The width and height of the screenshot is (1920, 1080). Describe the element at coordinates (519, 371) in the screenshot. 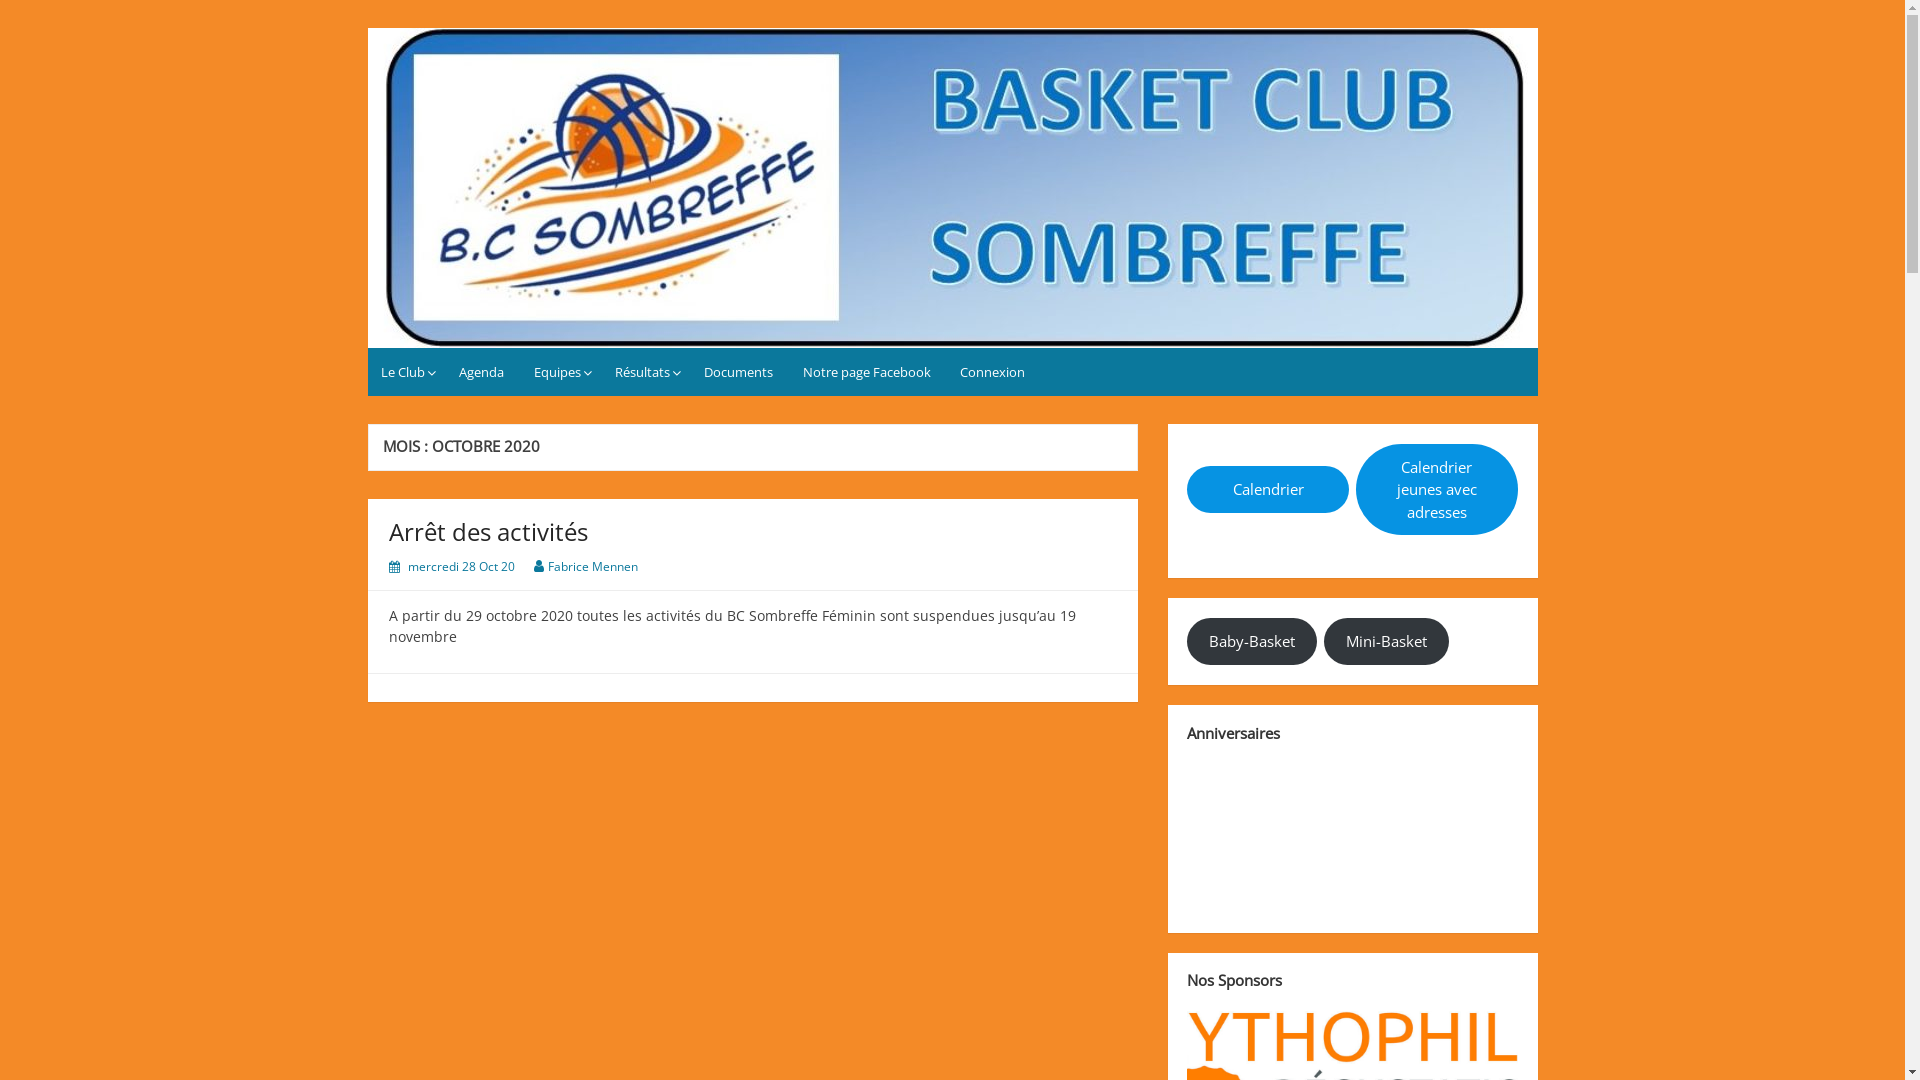

I see `'Equipes'` at that location.